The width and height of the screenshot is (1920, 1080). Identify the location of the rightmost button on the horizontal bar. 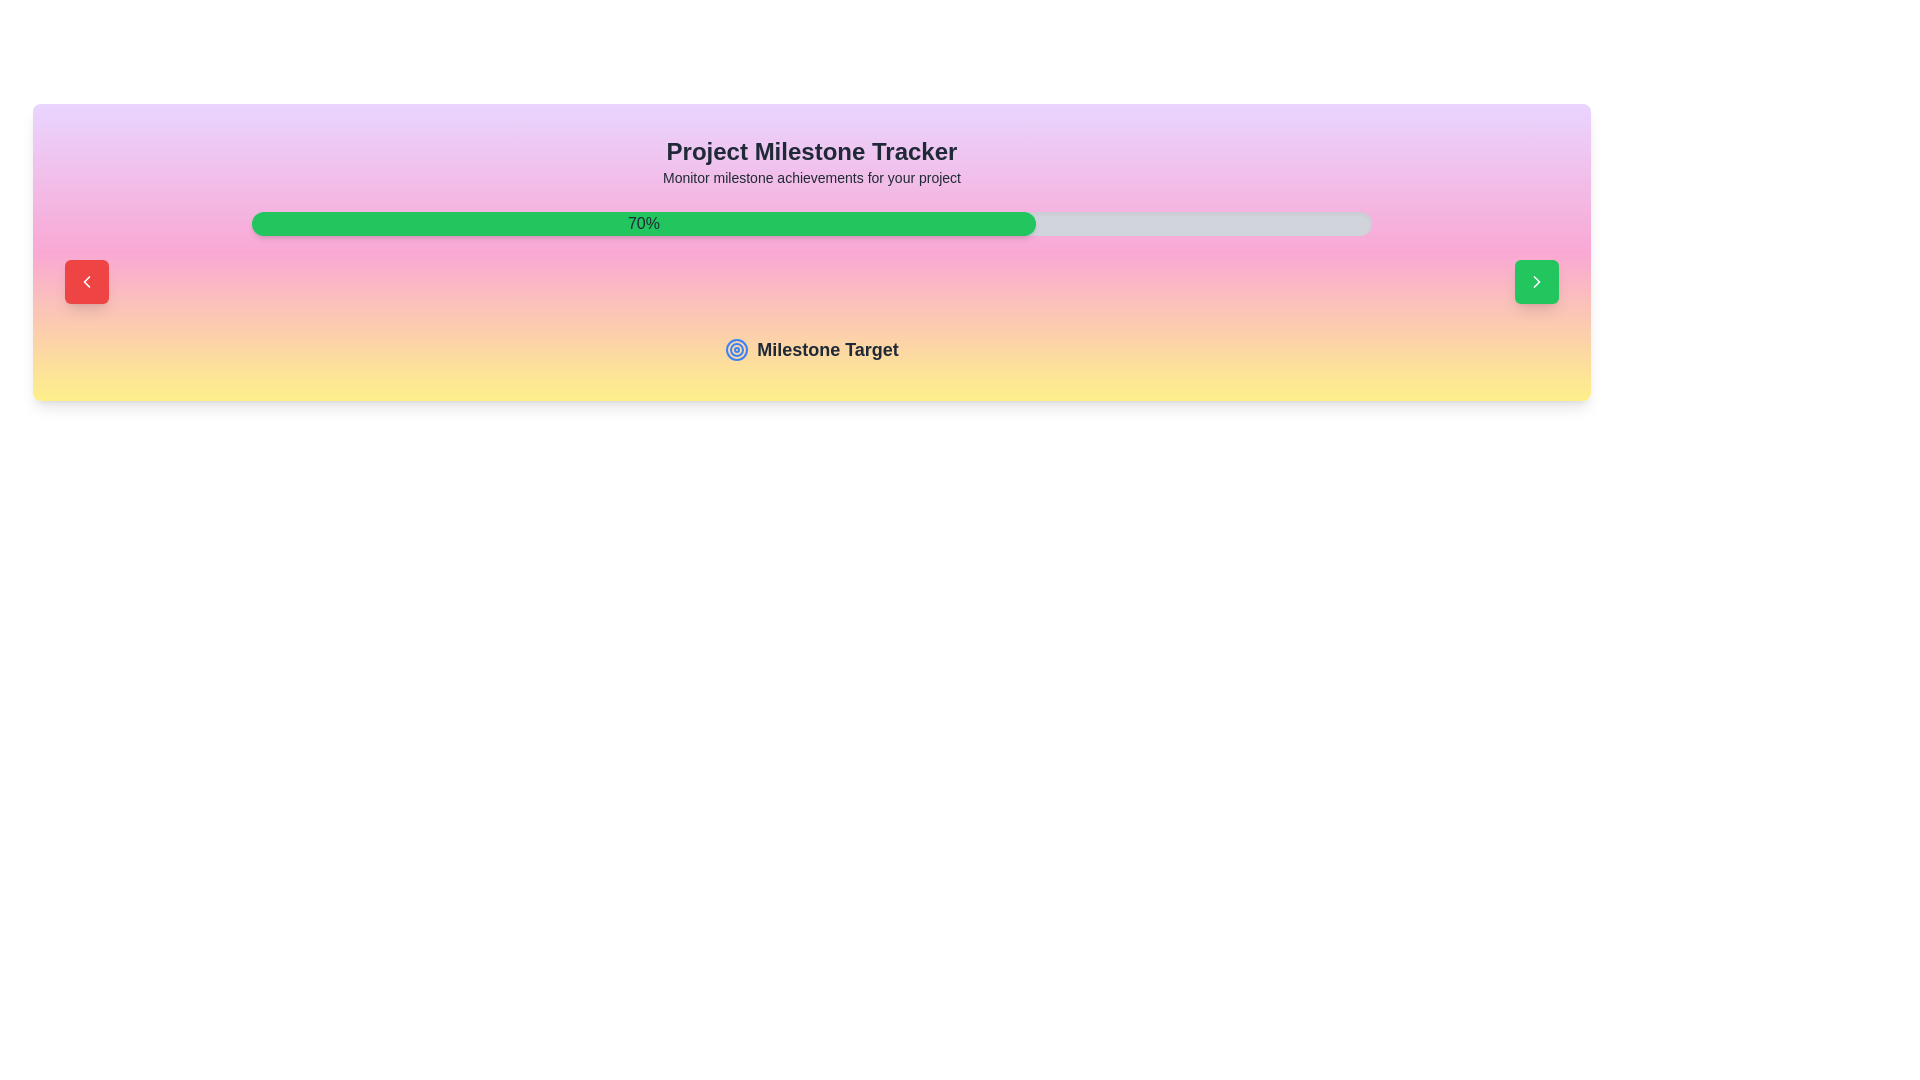
(1535, 281).